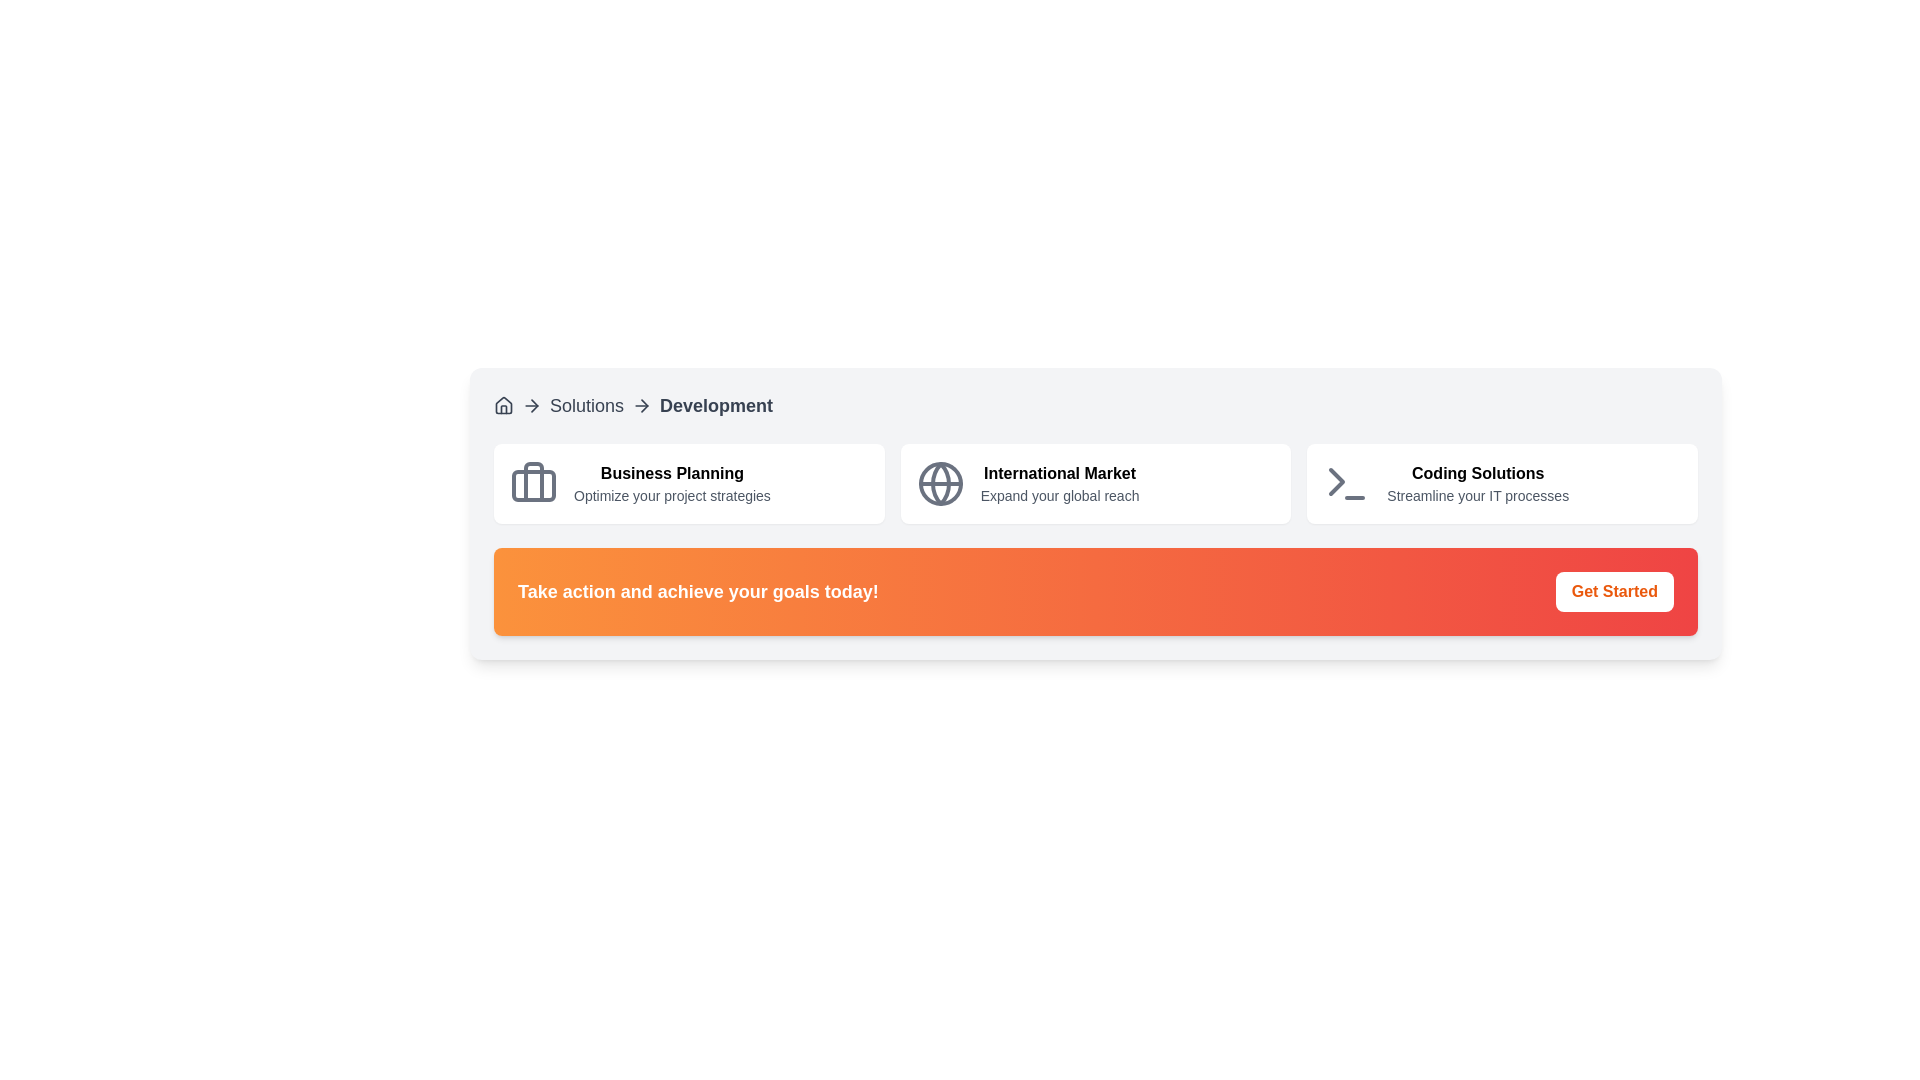 The image size is (1920, 1080). What do you see at coordinates (532, 405) in the screenshot?
I see `the right-arrow icon that serves as a navigation indicator for the next level in the breadcrumb trail, located to the right of the house-shaped icon and preceding the text 'Solutions'` at bounding box center [532, 405].